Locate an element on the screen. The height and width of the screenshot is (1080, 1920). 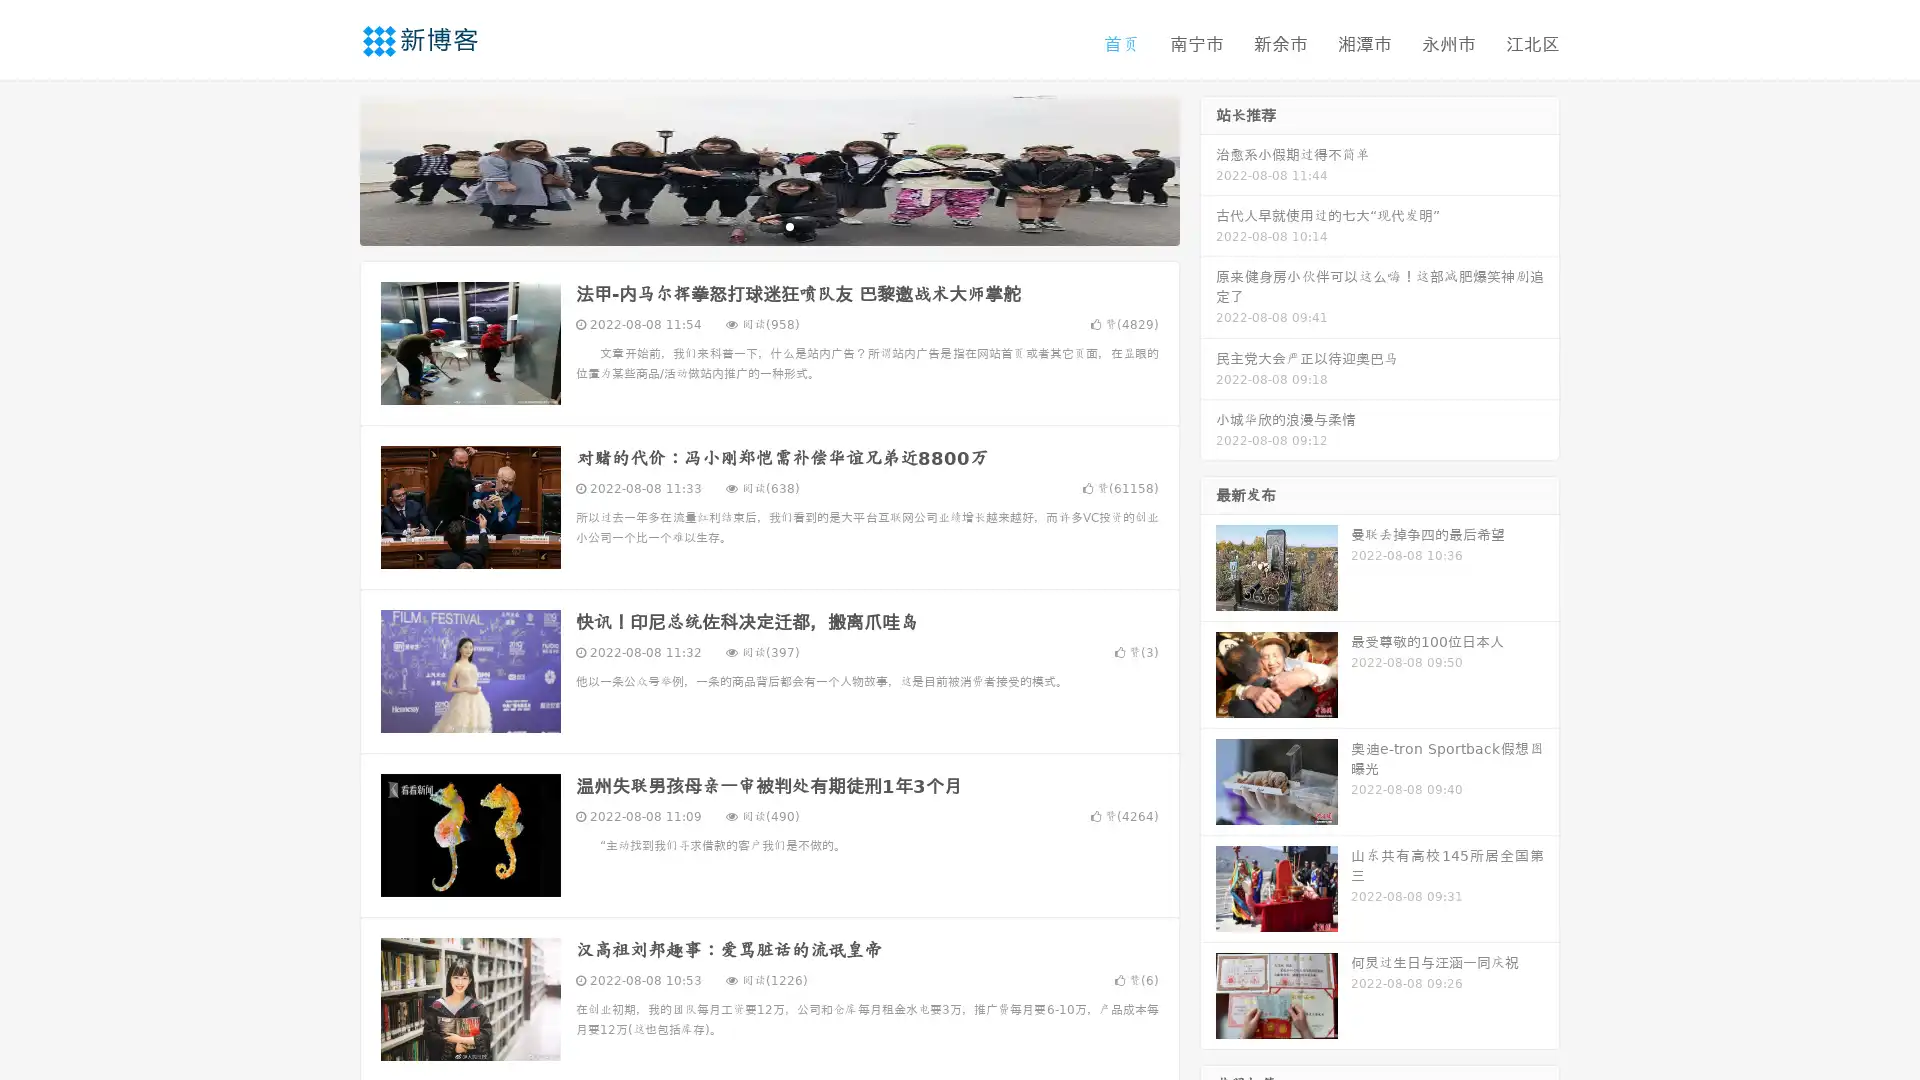
Go to slide 3 is located at coordinates (789, 225).